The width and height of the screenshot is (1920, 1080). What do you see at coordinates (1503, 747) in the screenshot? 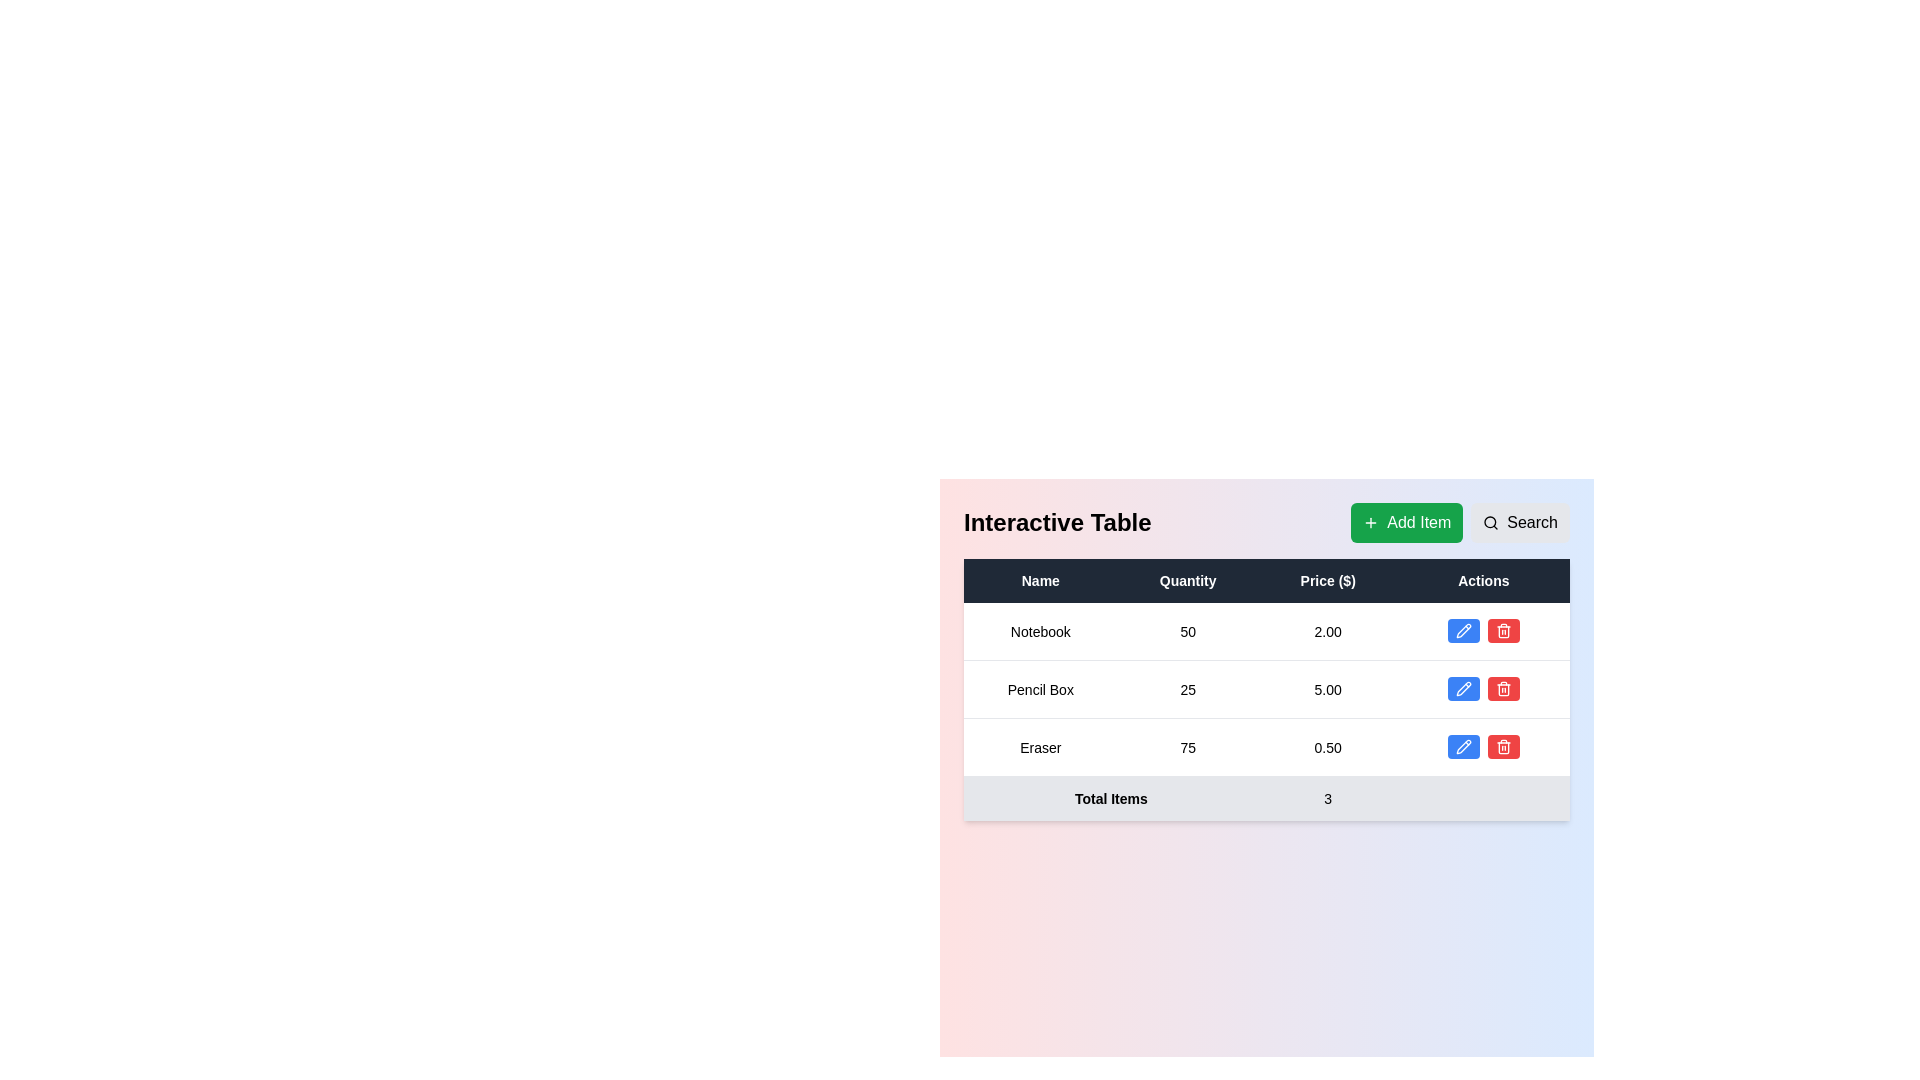
I see `the small red button with a white trashcan icon located in the 'Actions' column of the third row of the table, which is positioned directly to the right of a blue button with a pencil icon` at bounding box center [1503, 747].